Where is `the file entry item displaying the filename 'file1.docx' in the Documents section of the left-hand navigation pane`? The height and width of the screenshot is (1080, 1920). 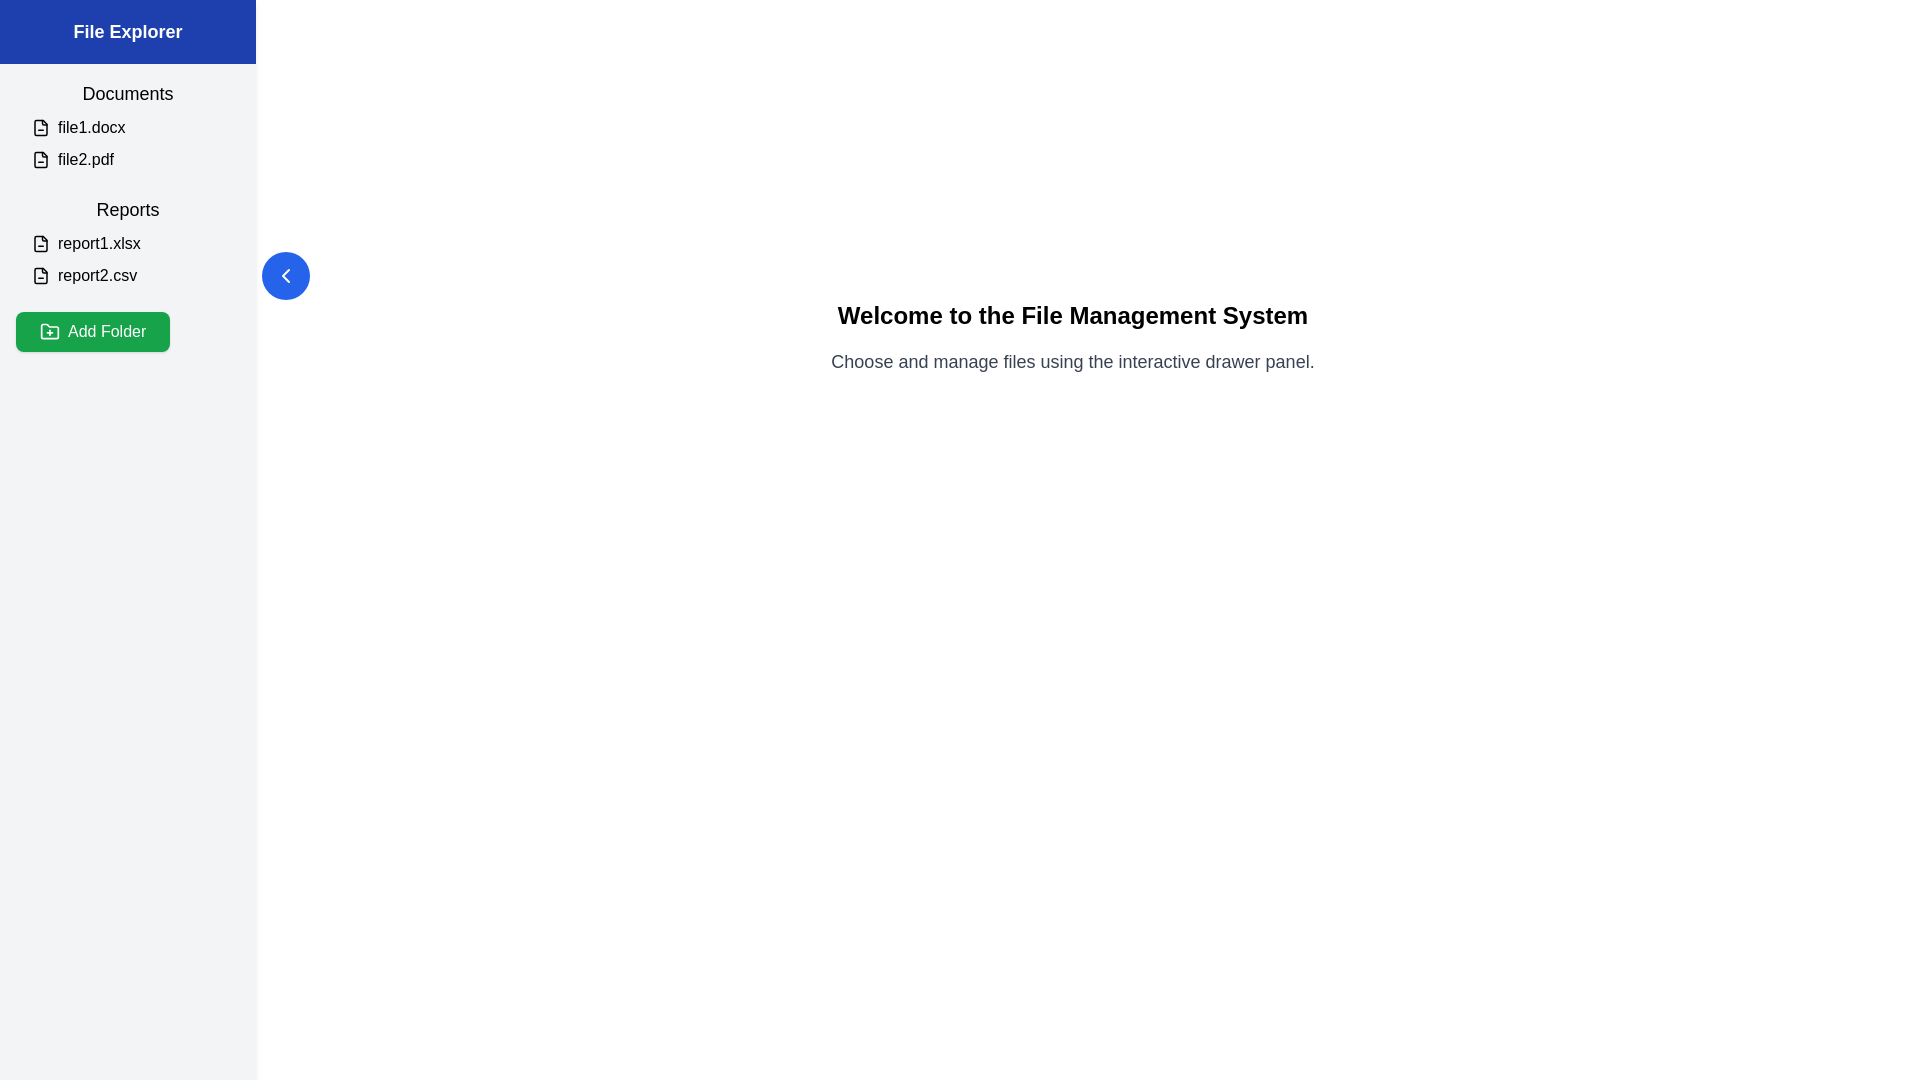
the file entry item displaying the filename 'file1.docx' in the Documents section of the left-hand navigation pane is located at coordinates (134, 127).